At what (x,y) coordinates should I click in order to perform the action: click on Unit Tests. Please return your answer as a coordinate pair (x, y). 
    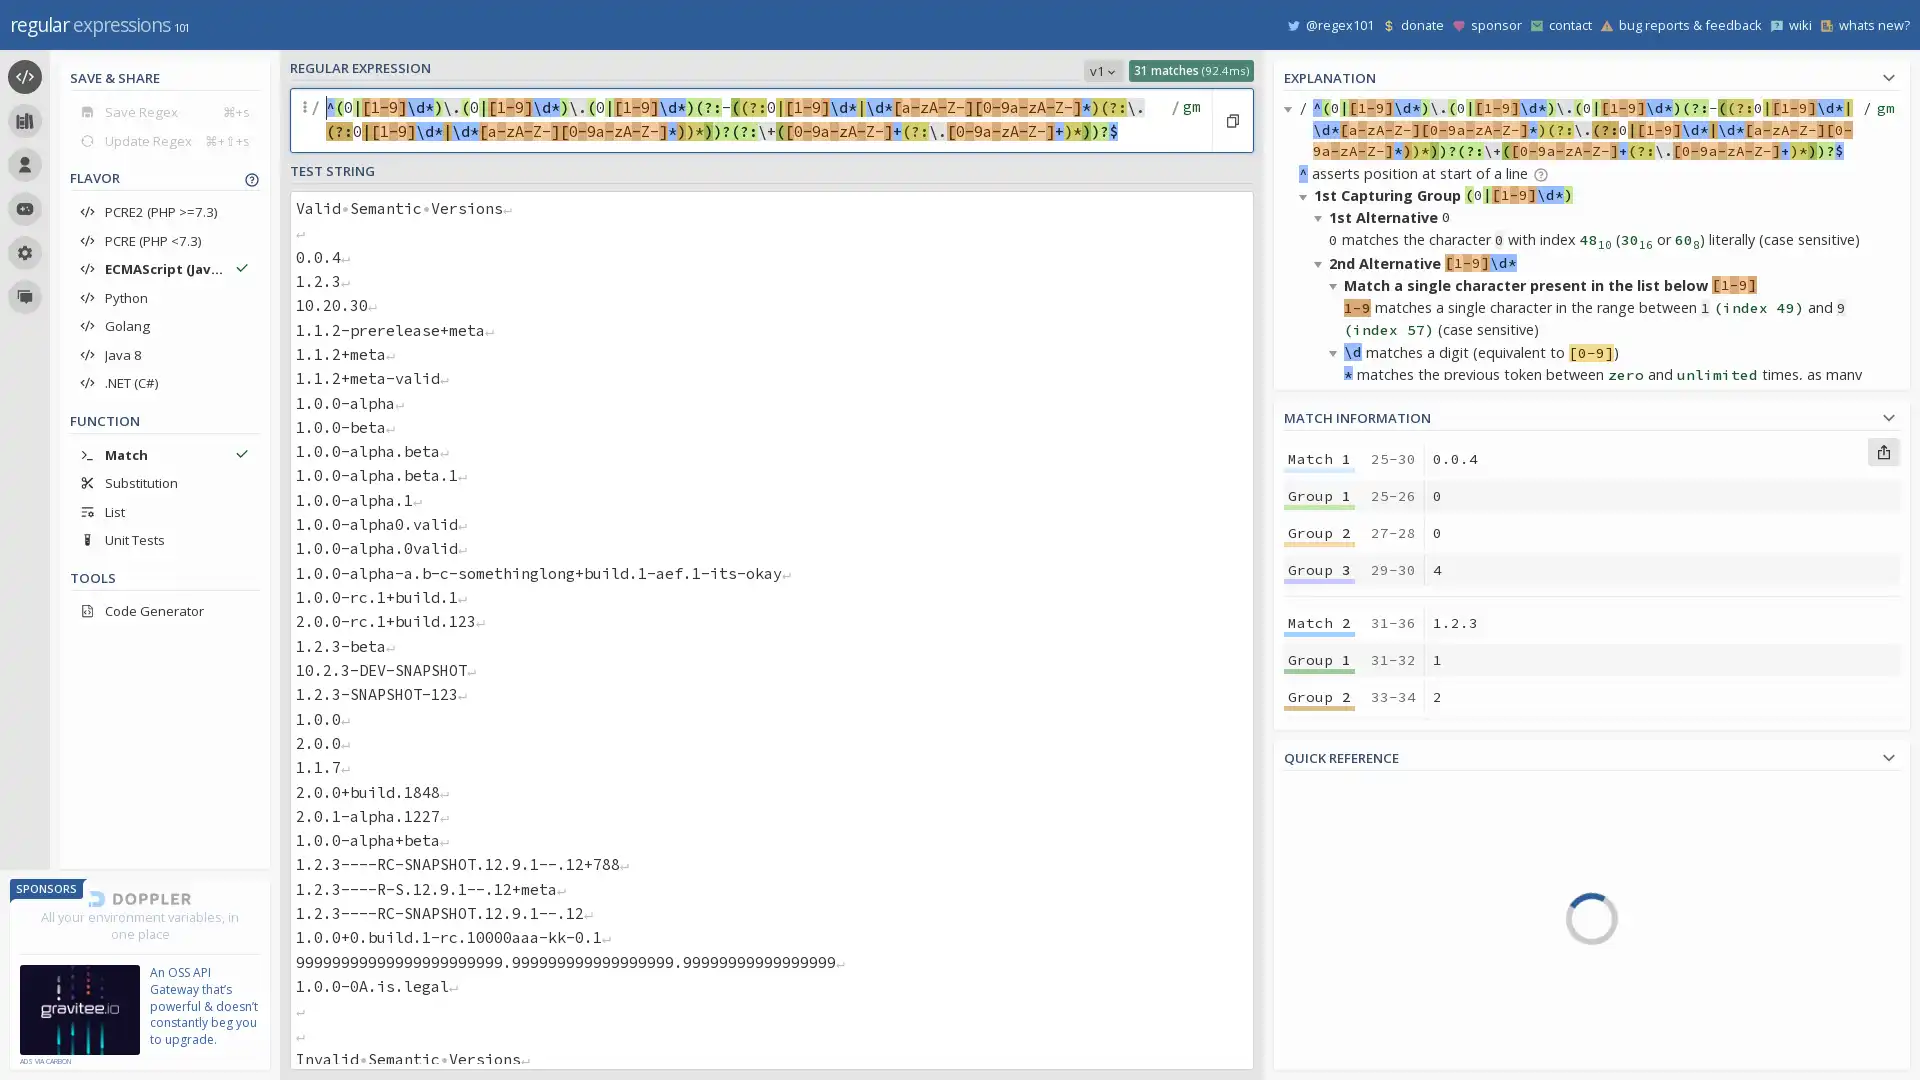
    Looking at the image, I should click on (164, 540).